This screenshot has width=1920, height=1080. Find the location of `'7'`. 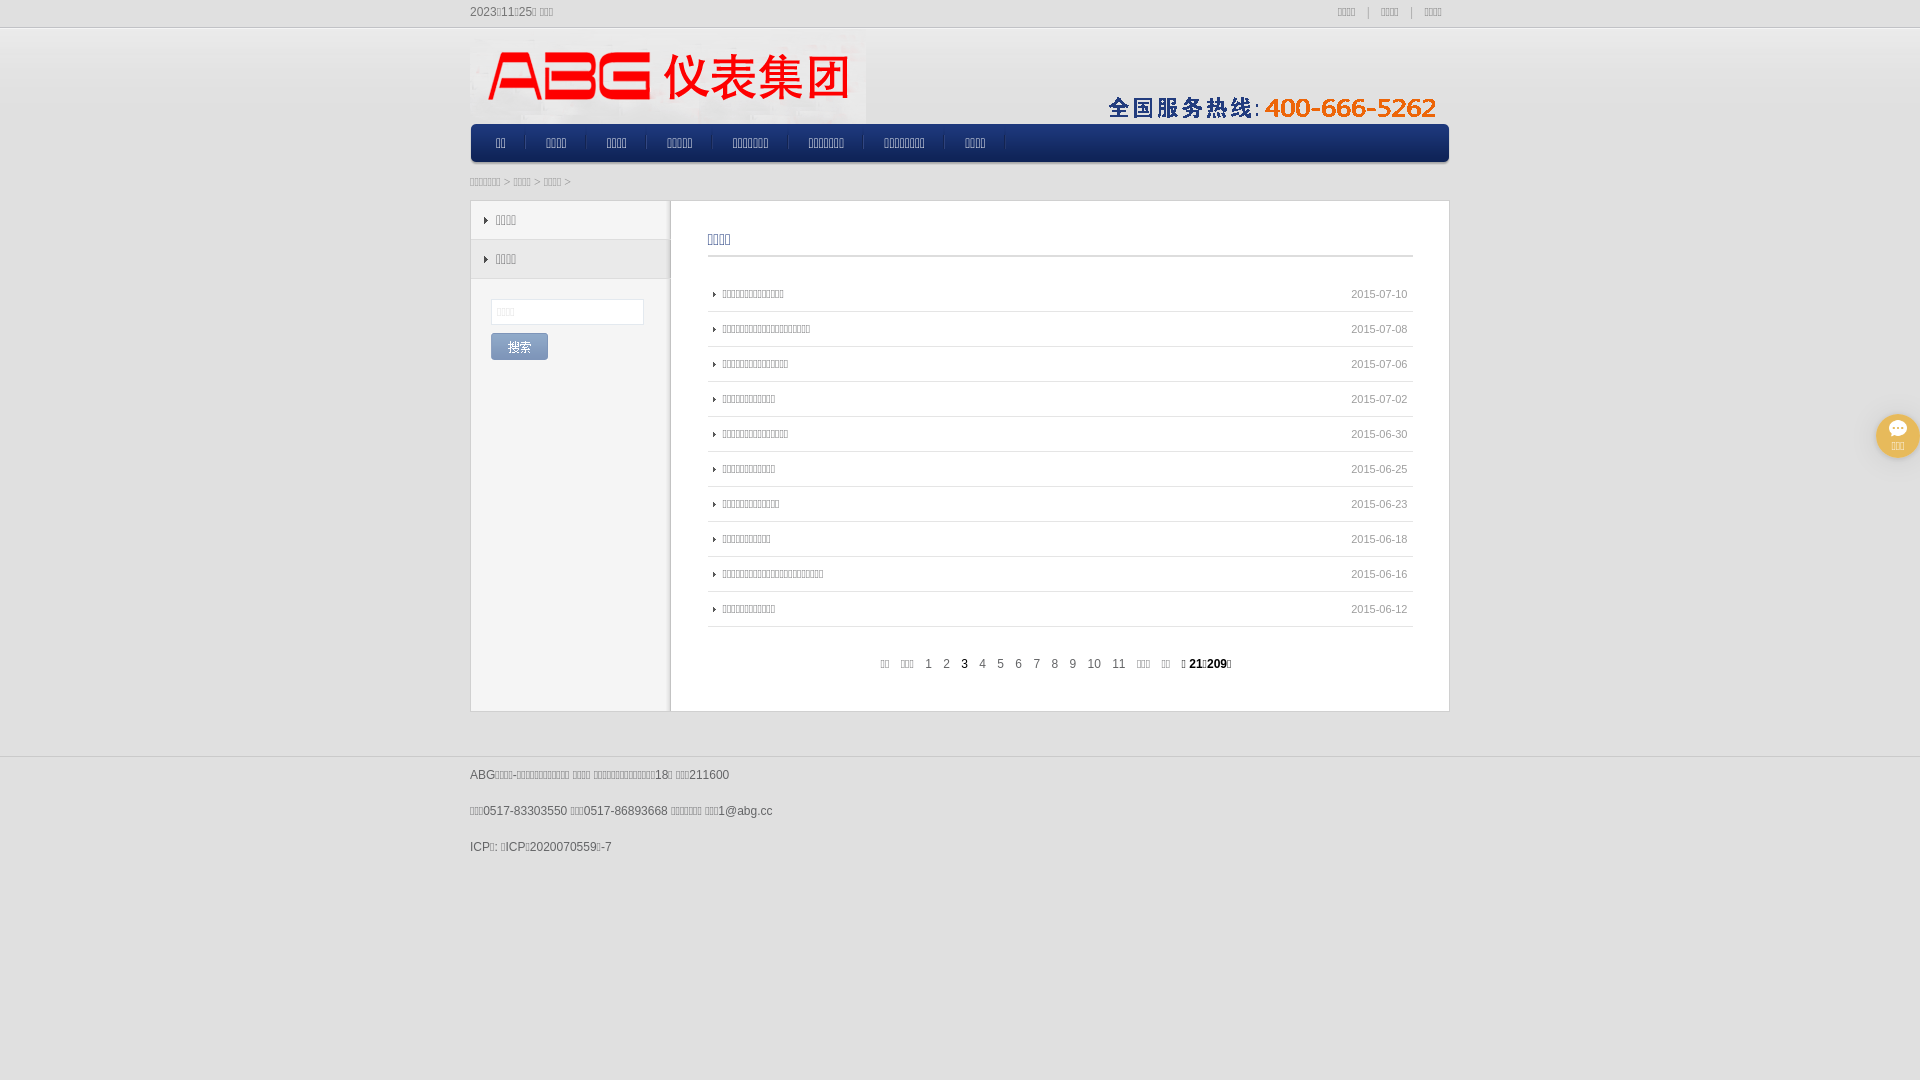

'7' is located at coordinates (1036, 663).